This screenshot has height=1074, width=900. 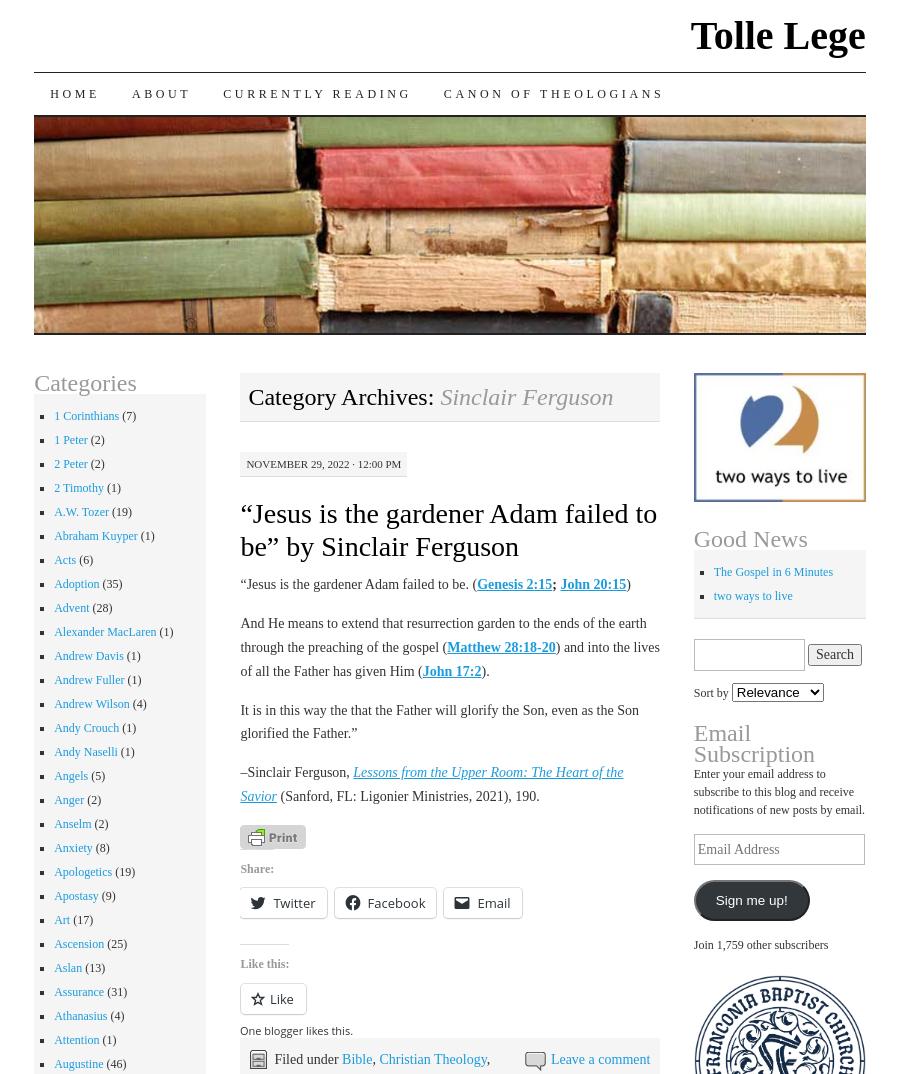 I want to click on ').', so click(x=484, y=669).